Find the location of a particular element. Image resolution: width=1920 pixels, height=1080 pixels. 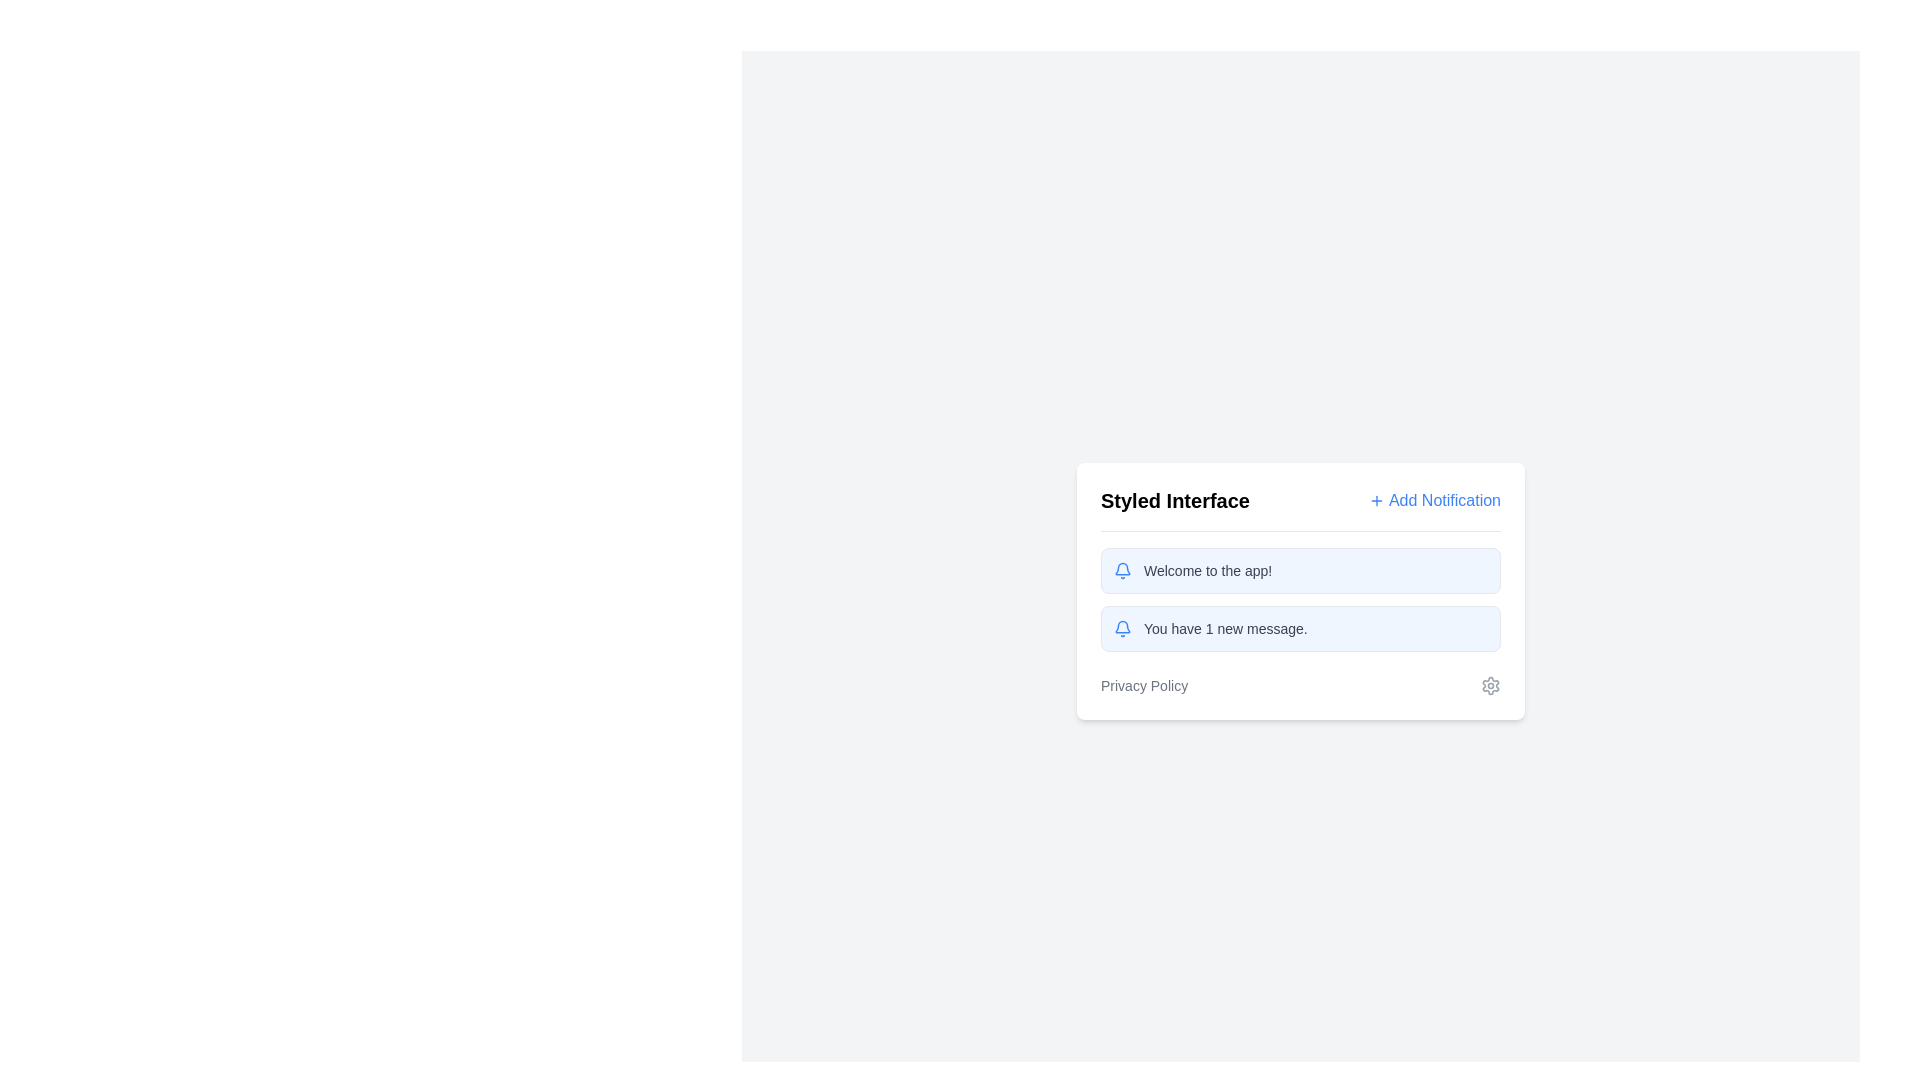

the plus icon located to the left of the 'Add Notification' text for tooltip or visual feedback is located at coordinates (1376, 499).